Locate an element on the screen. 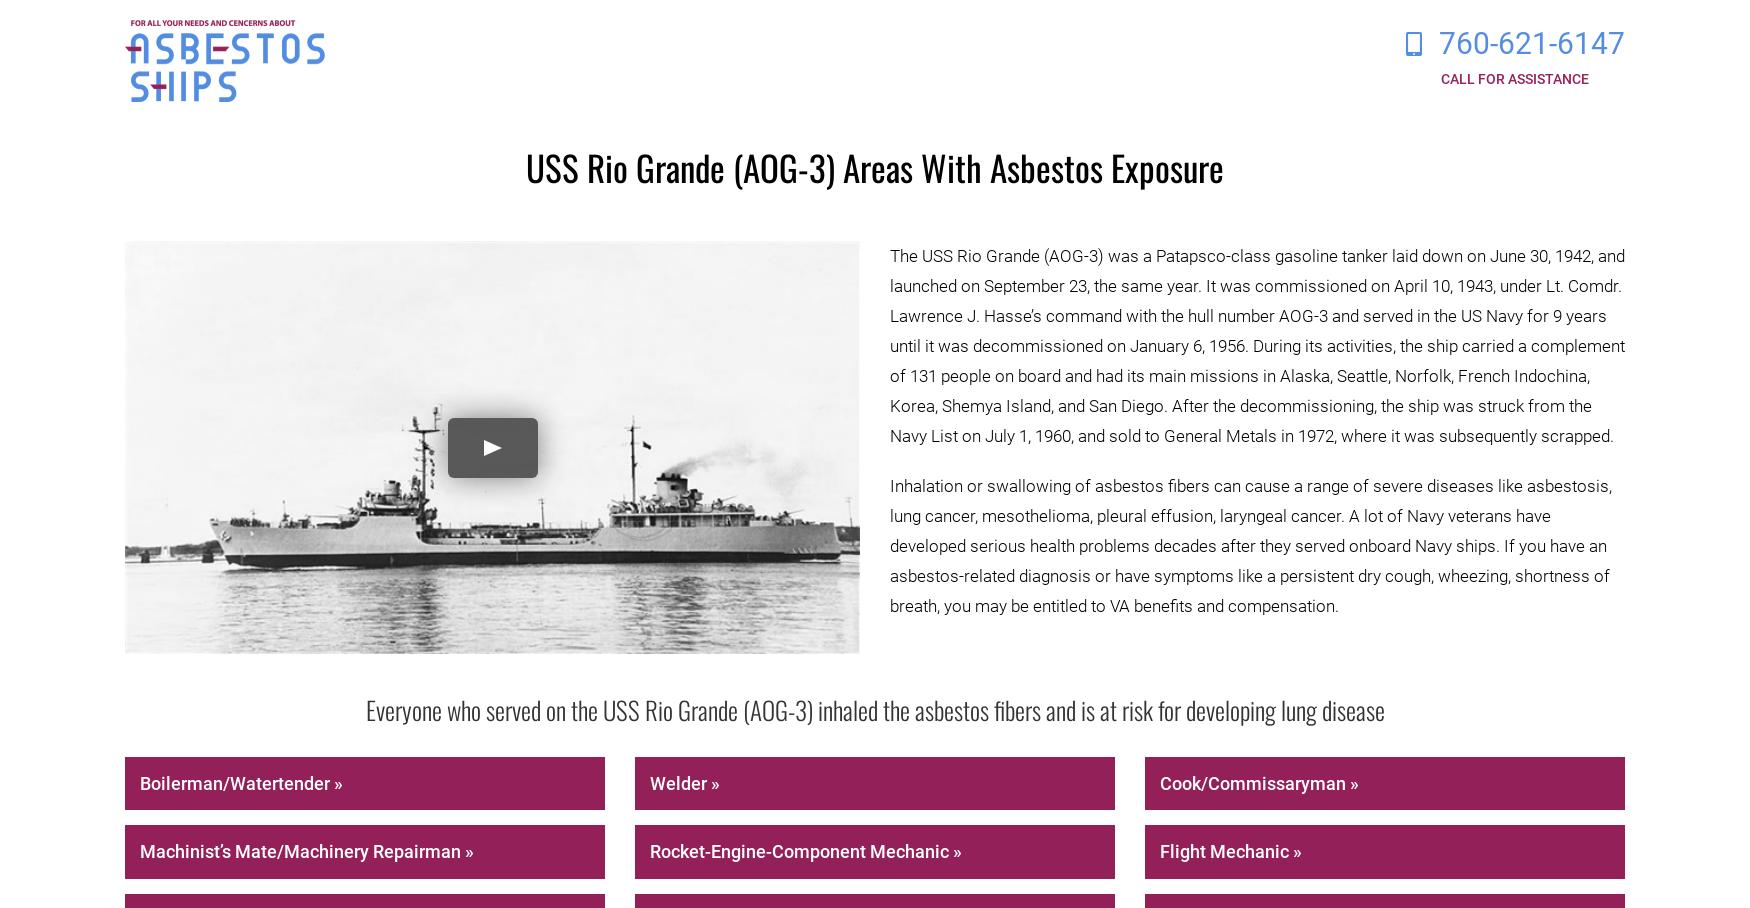  'Boilerman/Watertender »' is located at coordinates (241, 781).